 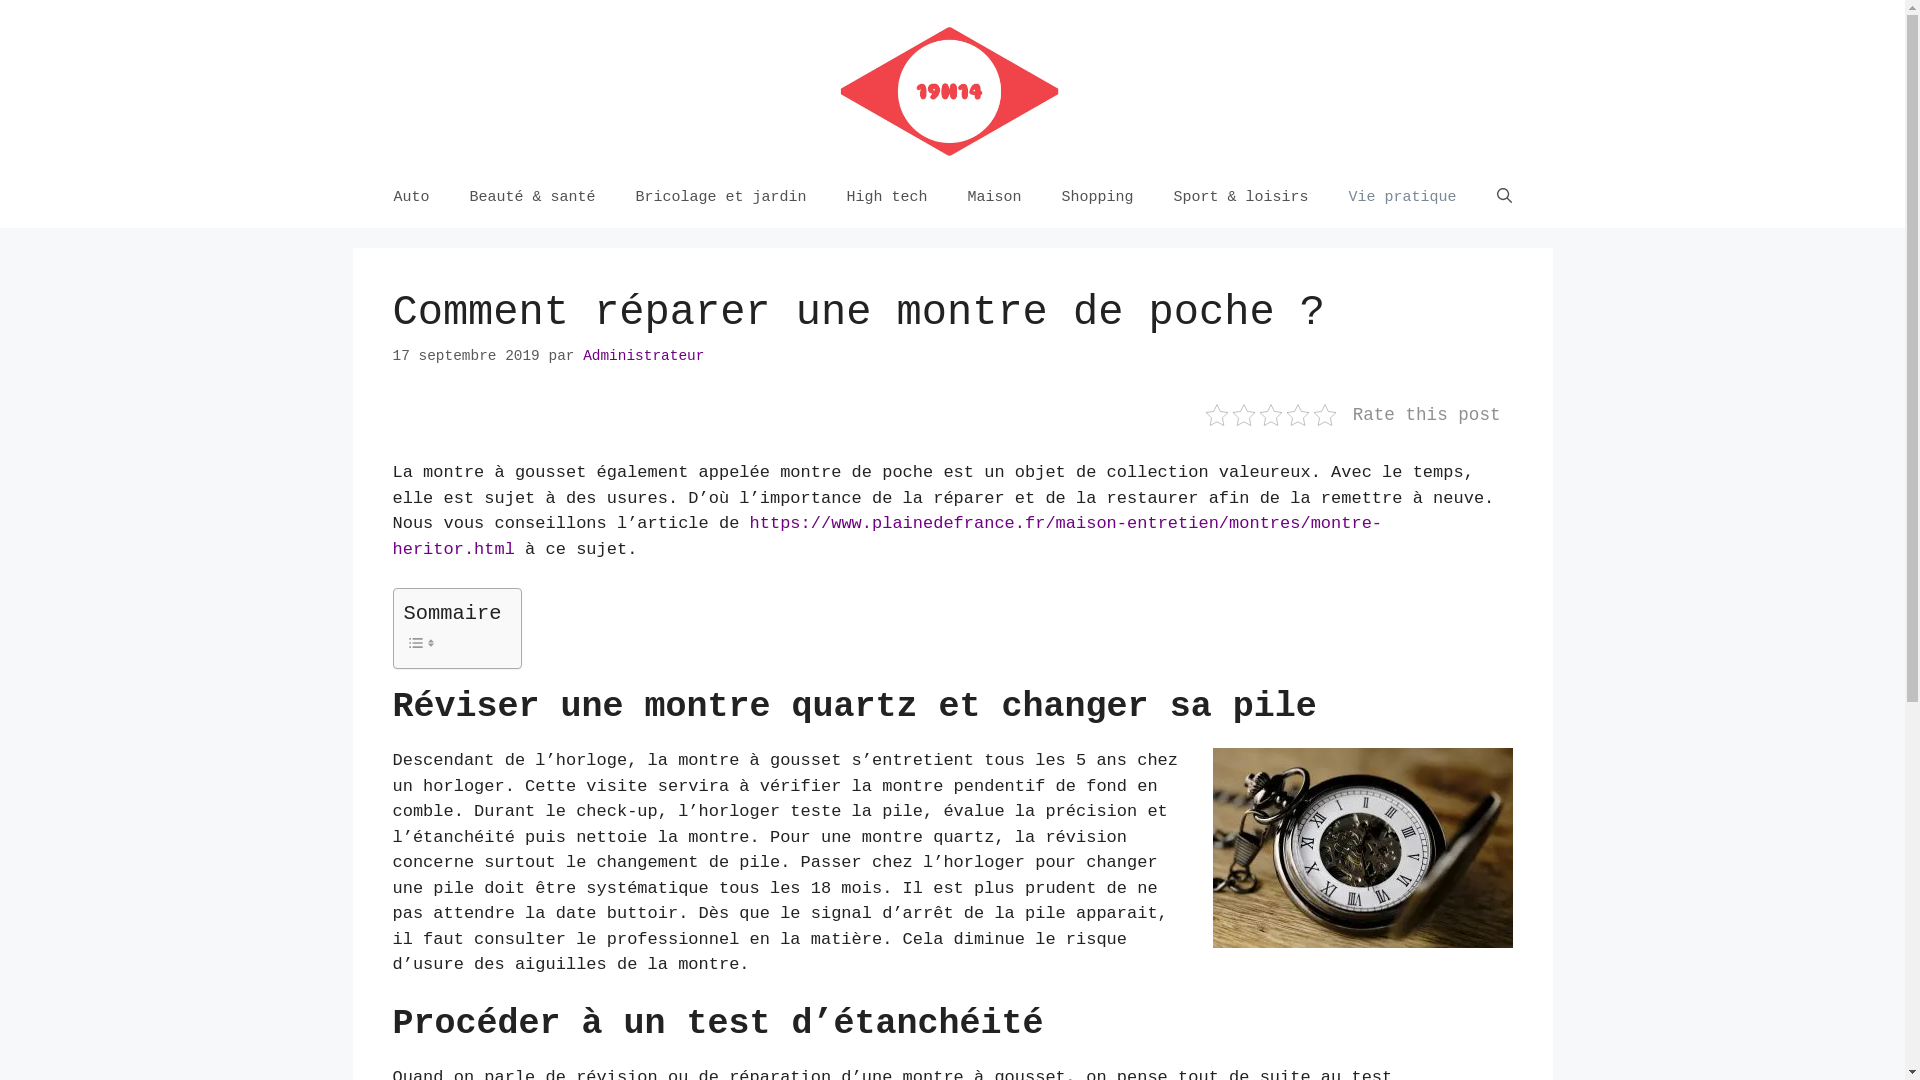 I want to click on 'Vie pratique', so click(x=1329, y=197).